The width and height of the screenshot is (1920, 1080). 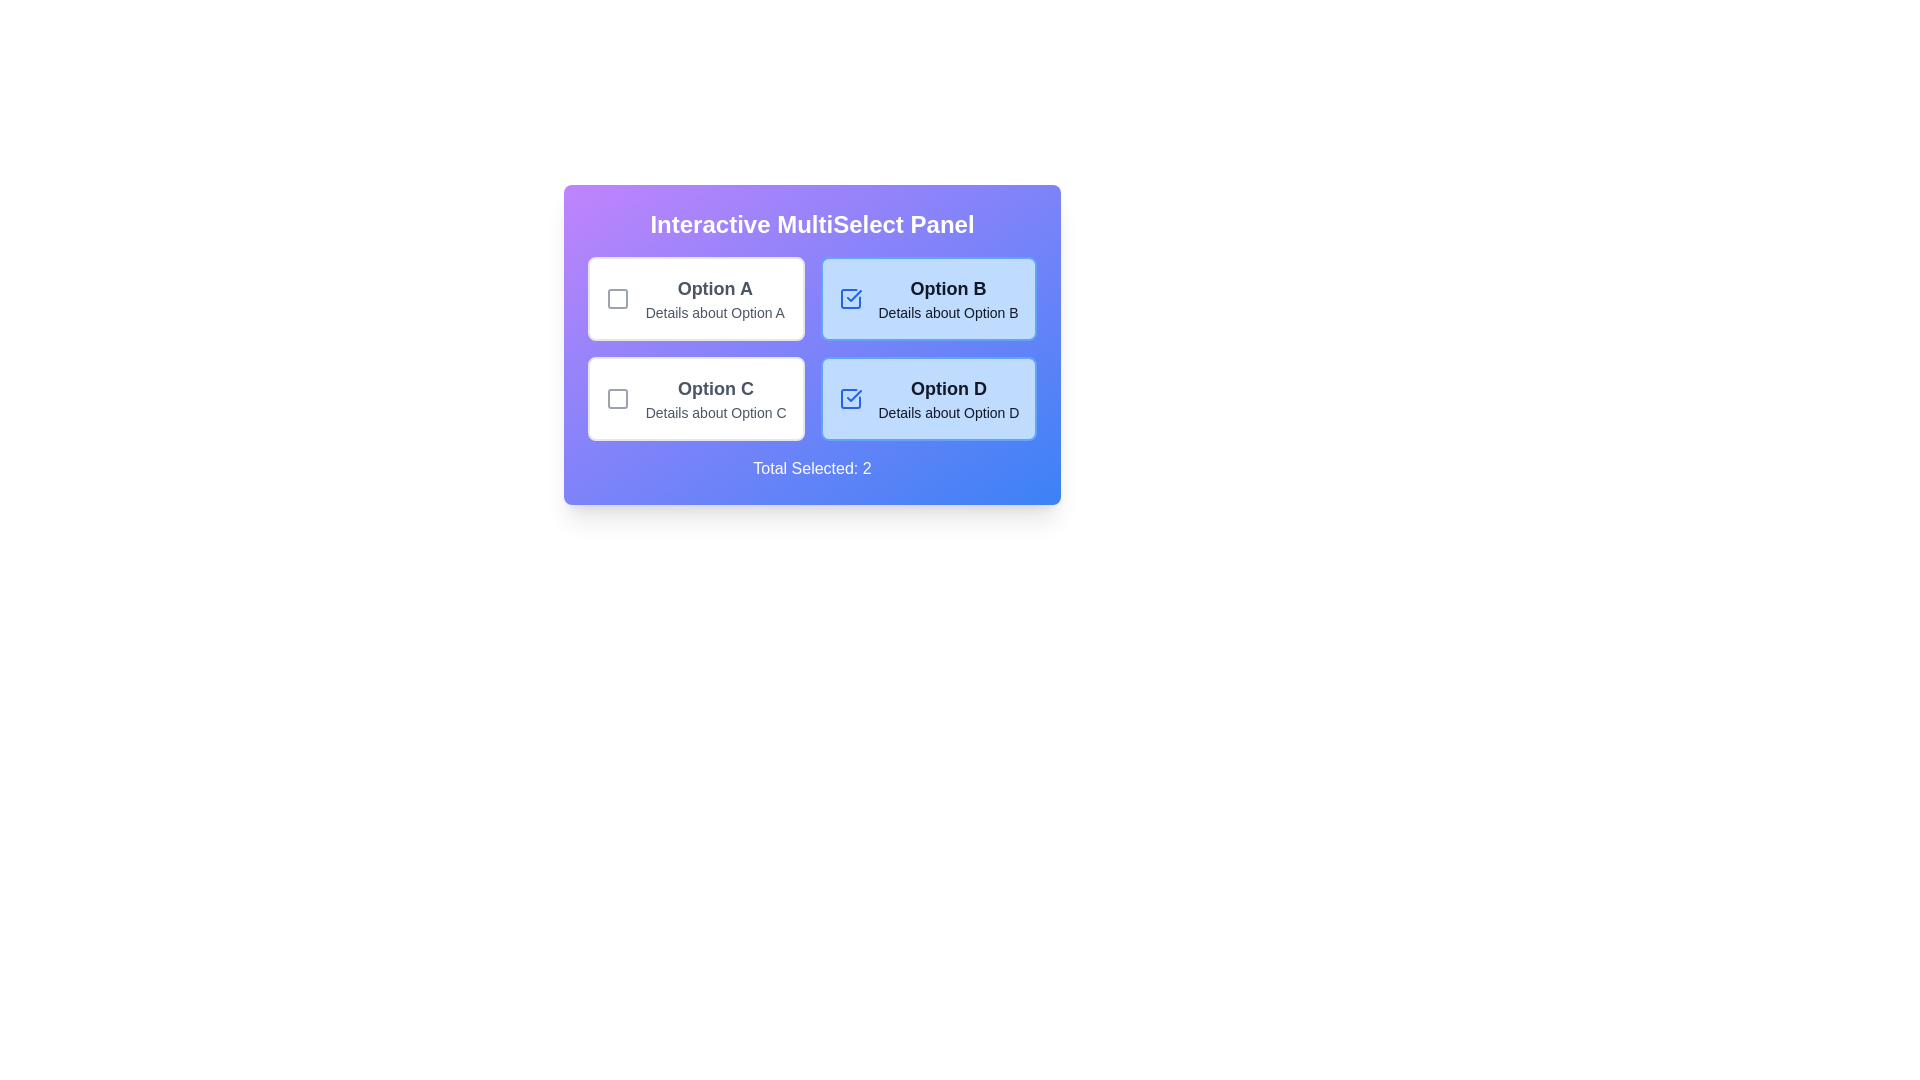 I want to click on the option Option B to read its details, so click(x=927, y=299).